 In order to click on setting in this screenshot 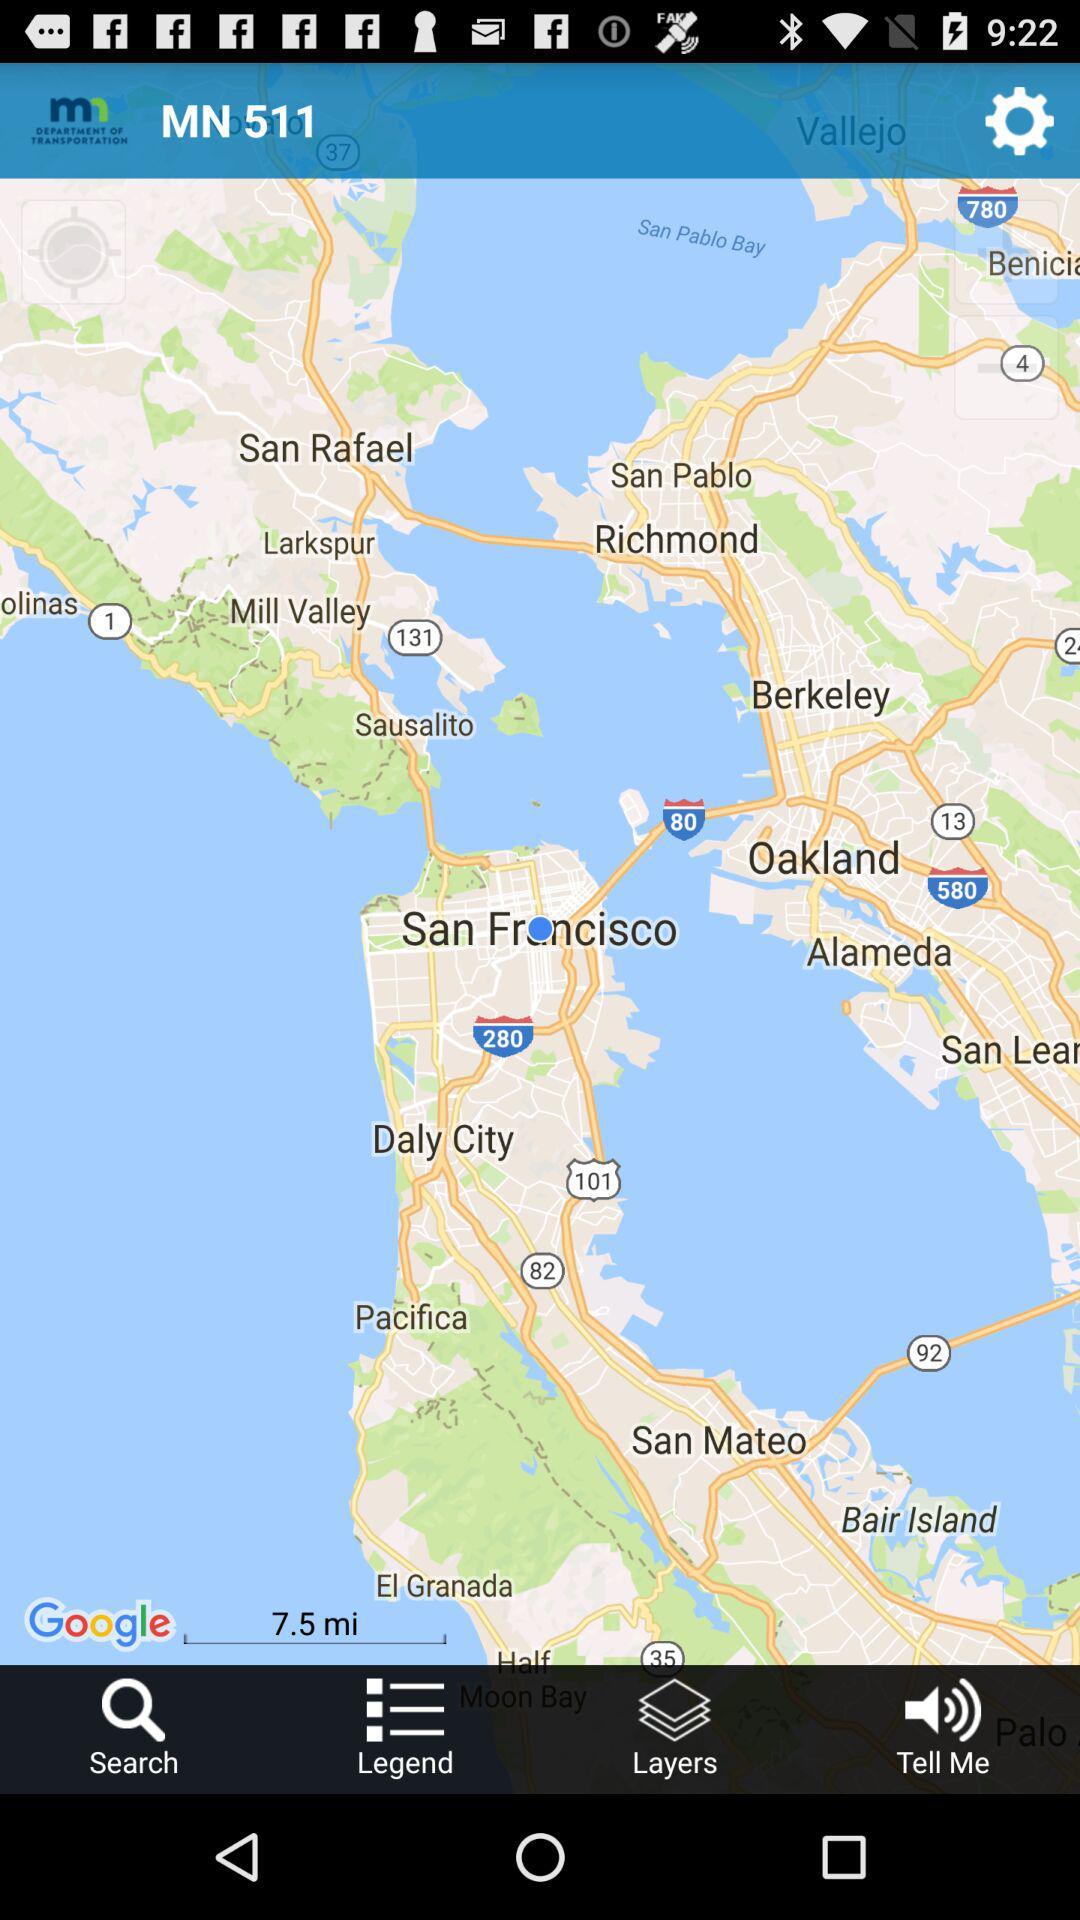, I will do `click(1019, 119)`.